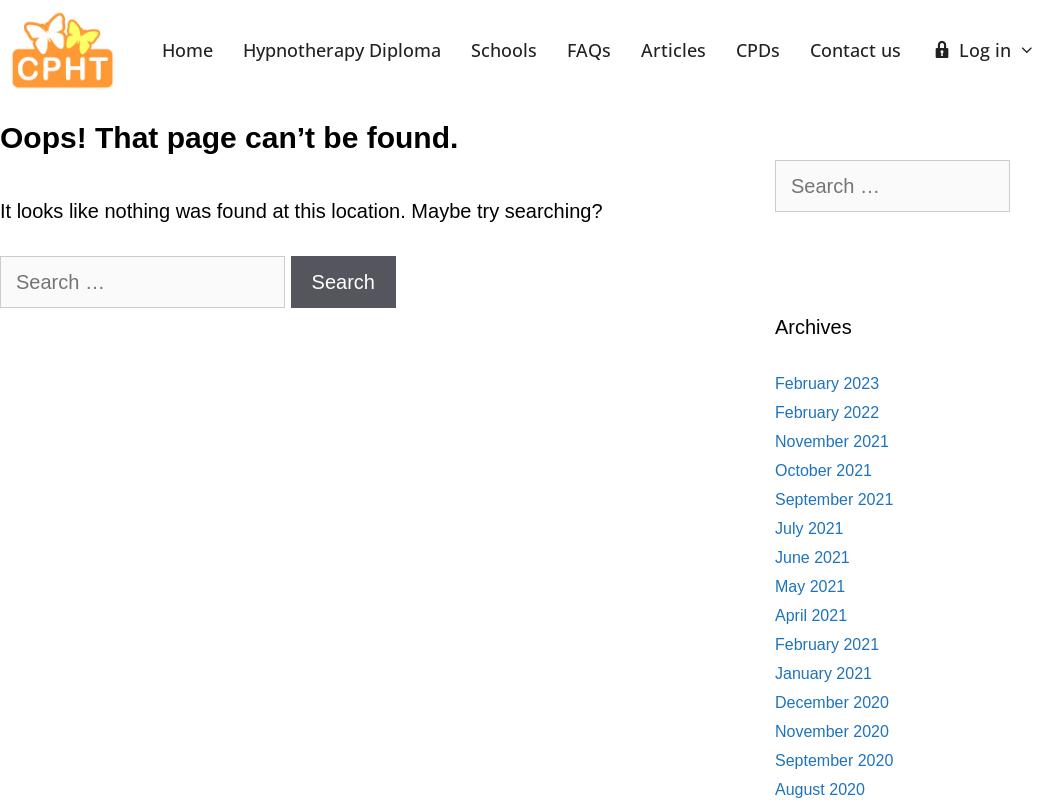  What do you see at coordinates (812, 326) in the screenshot?
I see `'Archives'` at bounding box center [812, 326].